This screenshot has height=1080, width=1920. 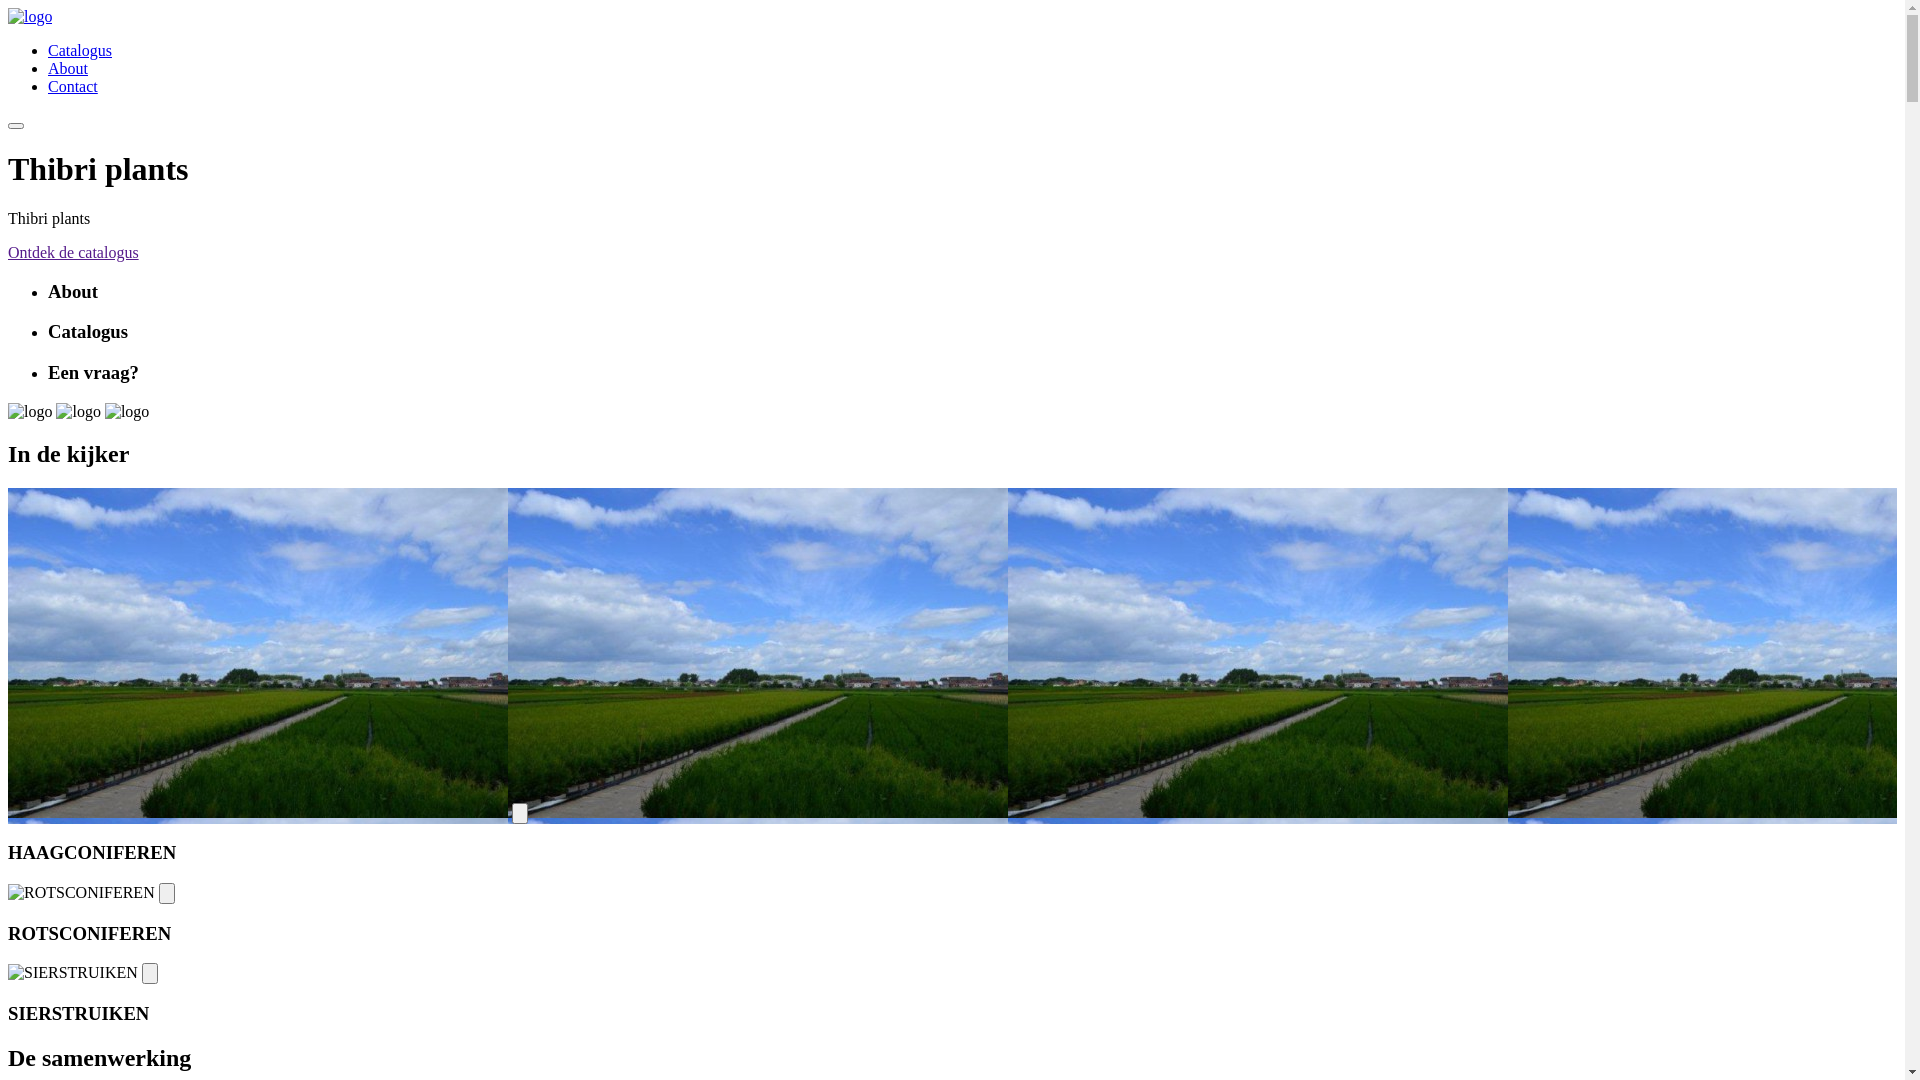 I want to click on 'Ontdek de catalogus', so click(x=73, y=251).